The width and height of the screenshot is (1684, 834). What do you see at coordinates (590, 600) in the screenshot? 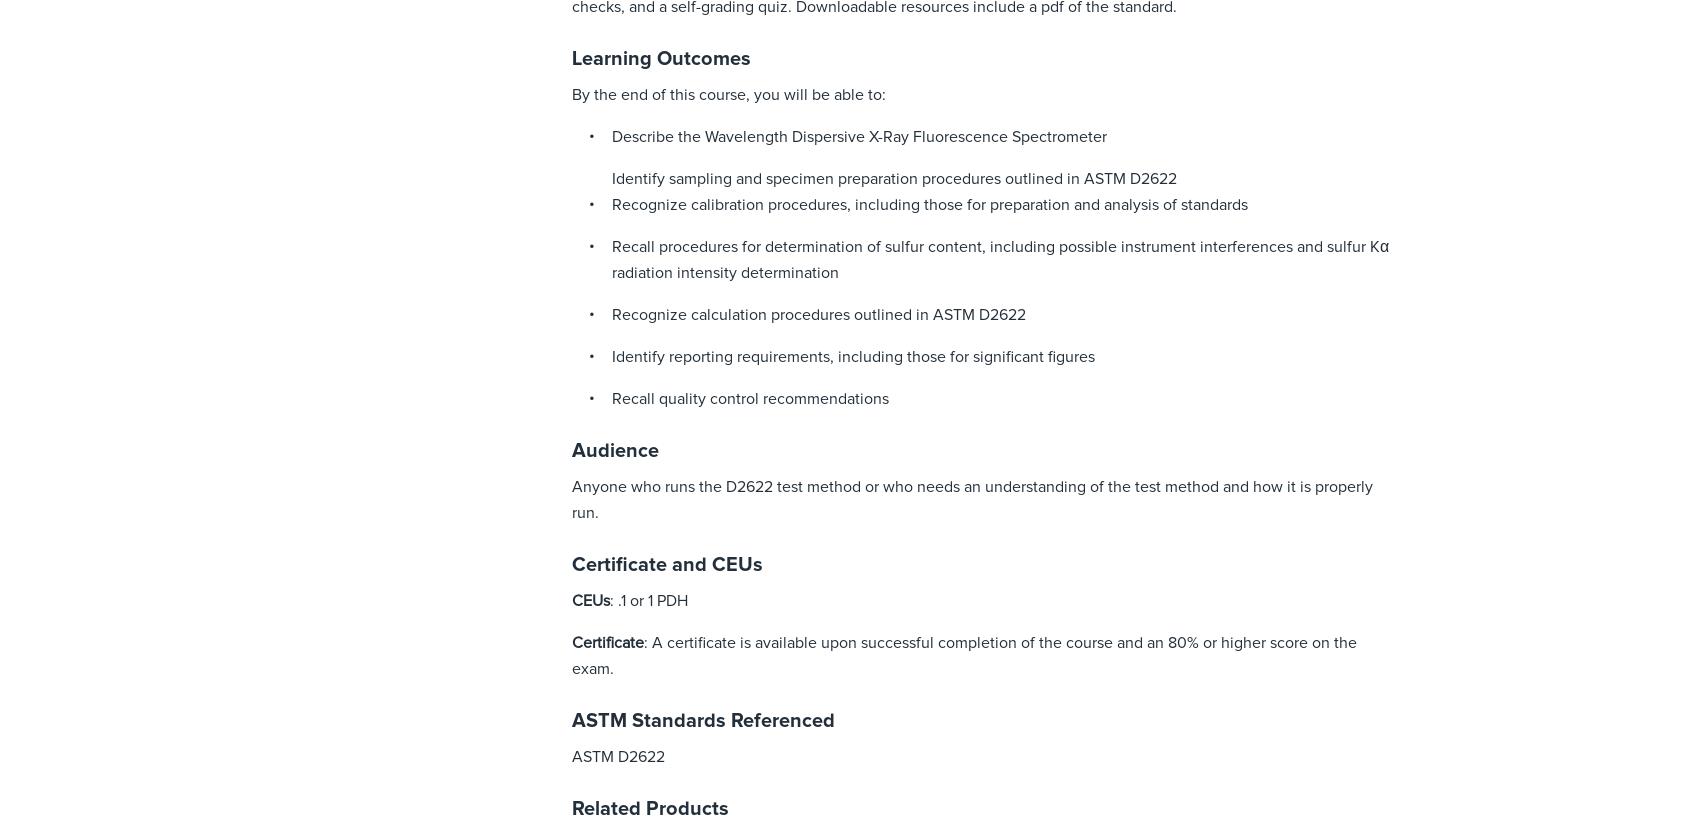
I see `'CEUs'` at bounding box center [590, 600].